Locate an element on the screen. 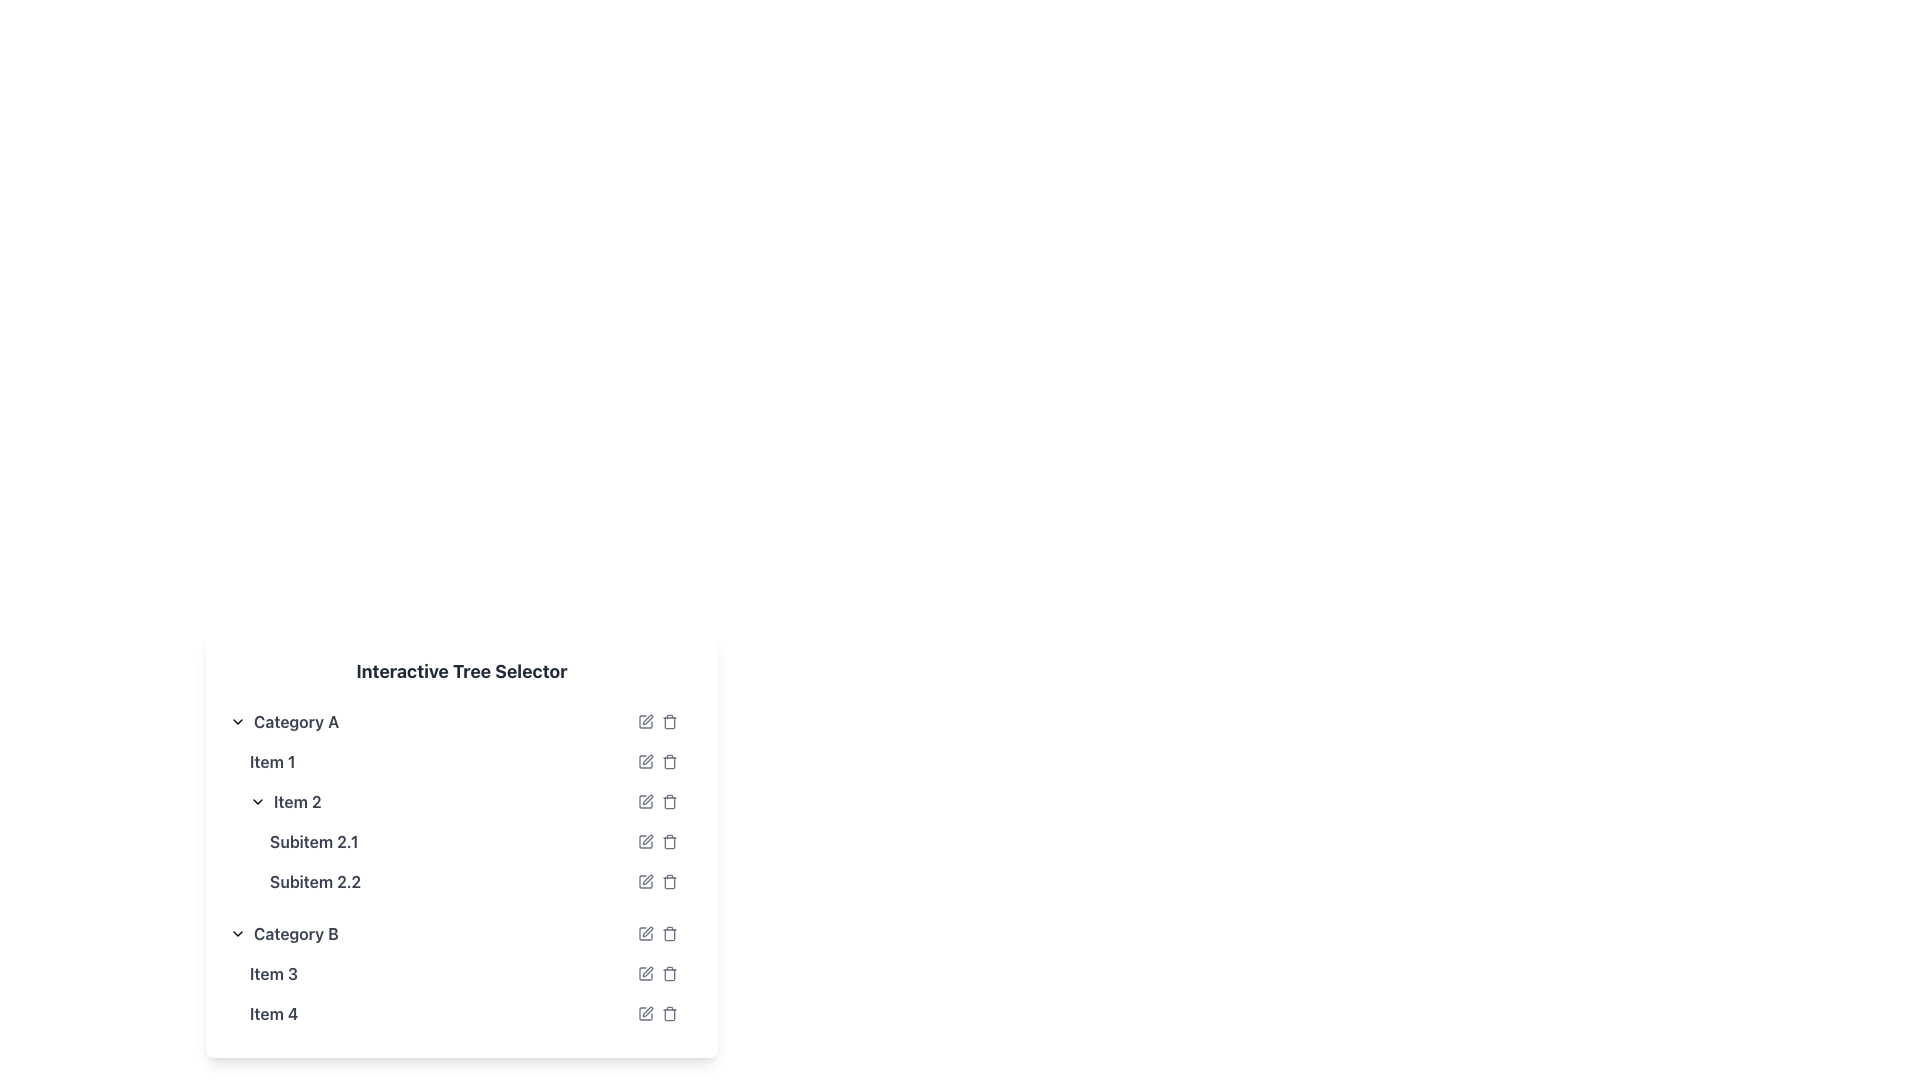 The image size is (1920, 1080). the trash bin icon located to the right of 'Item 2' in the hierarchical tree under 'Category A' is located at coordinates (670, 801).